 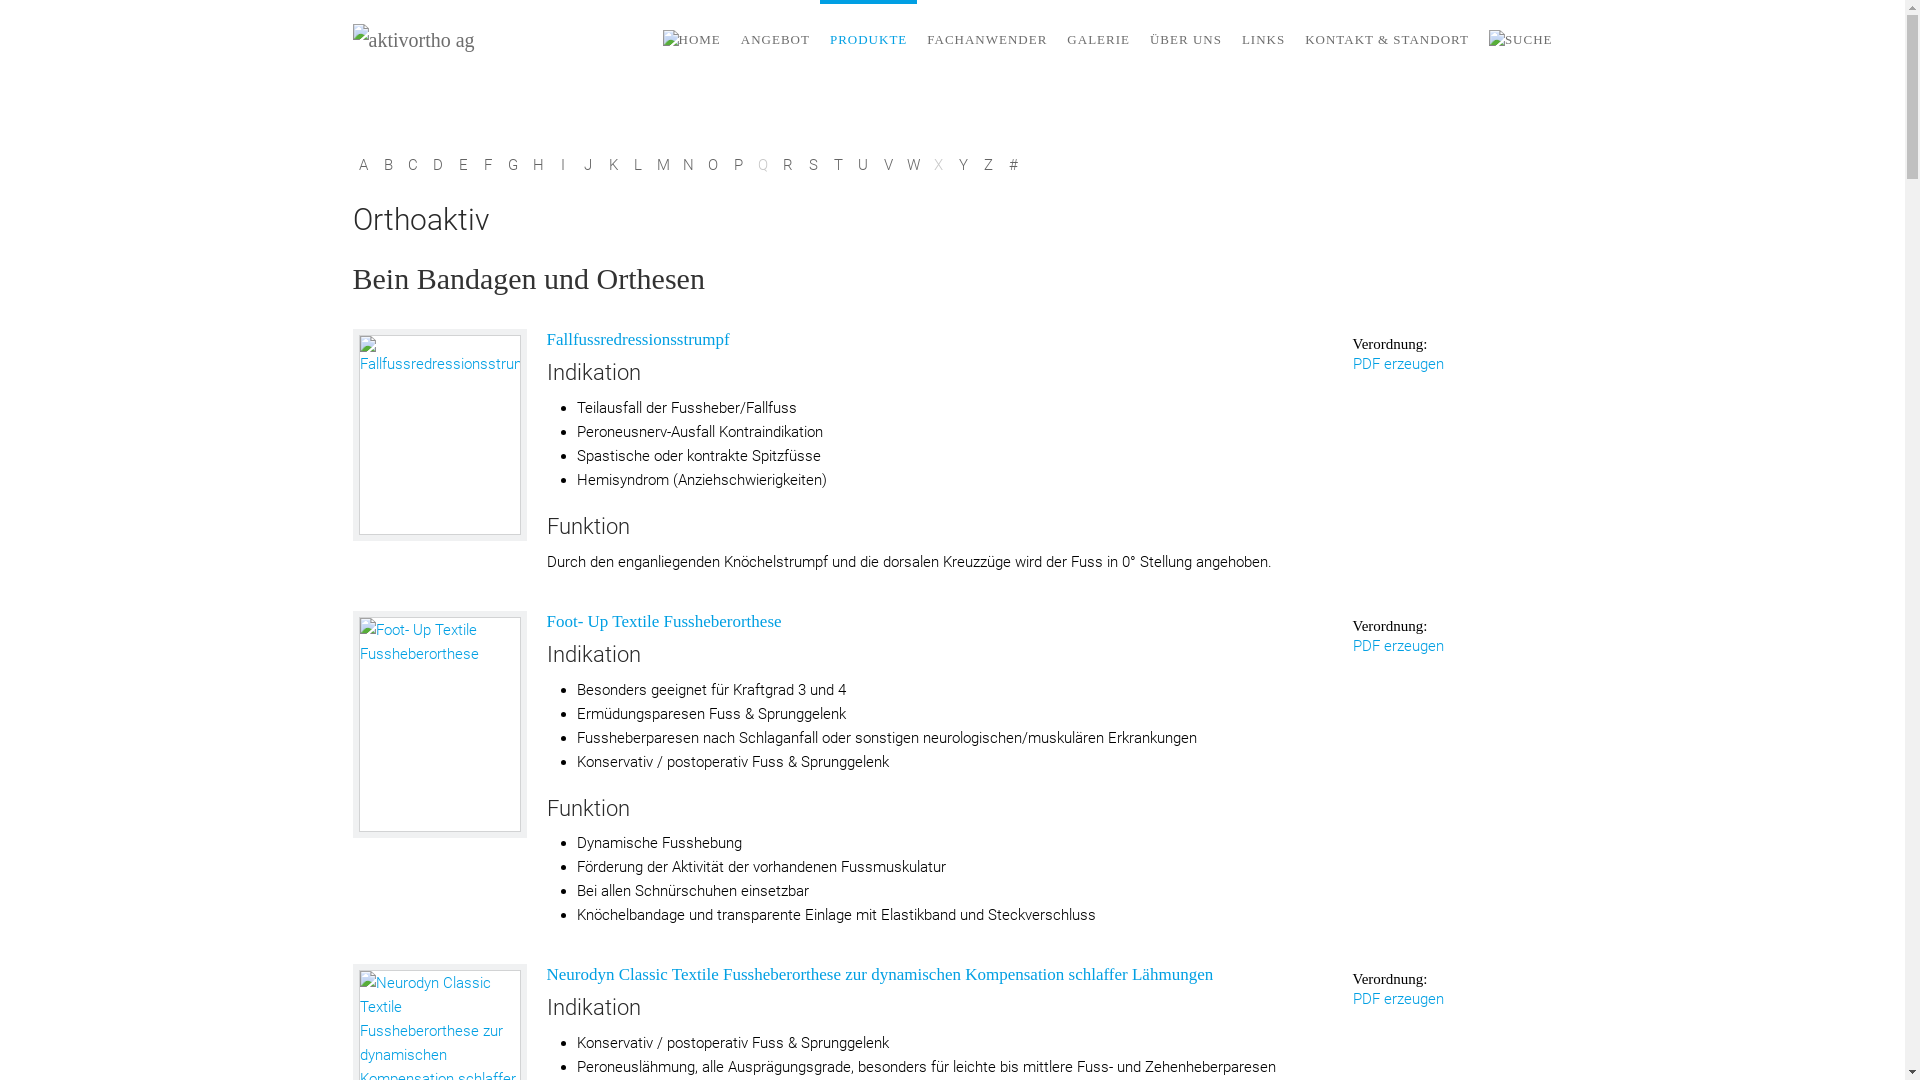 I want to click on 'E', so click(x=461, y=164).